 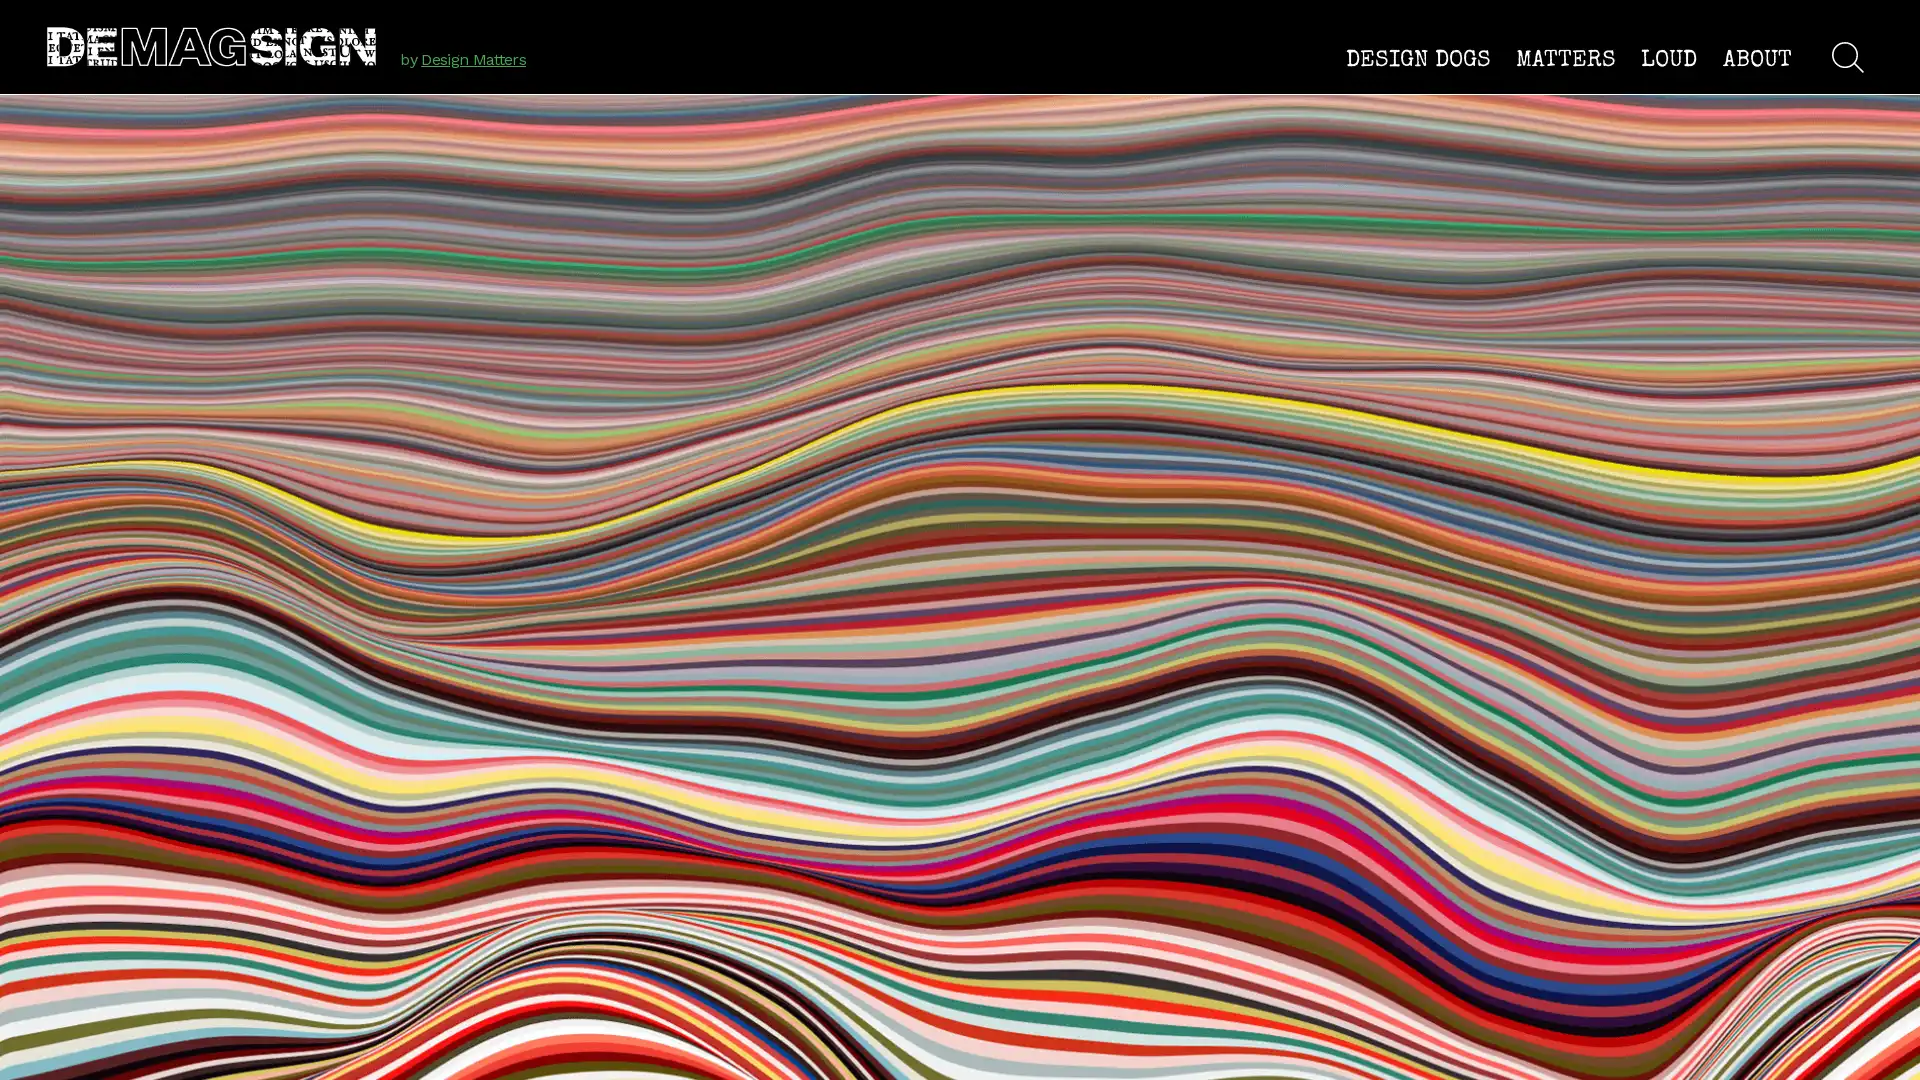 What do you see at coordinates (1846, 56) in the screenshot?
I see `Search` at bounding box center [1846, 56].